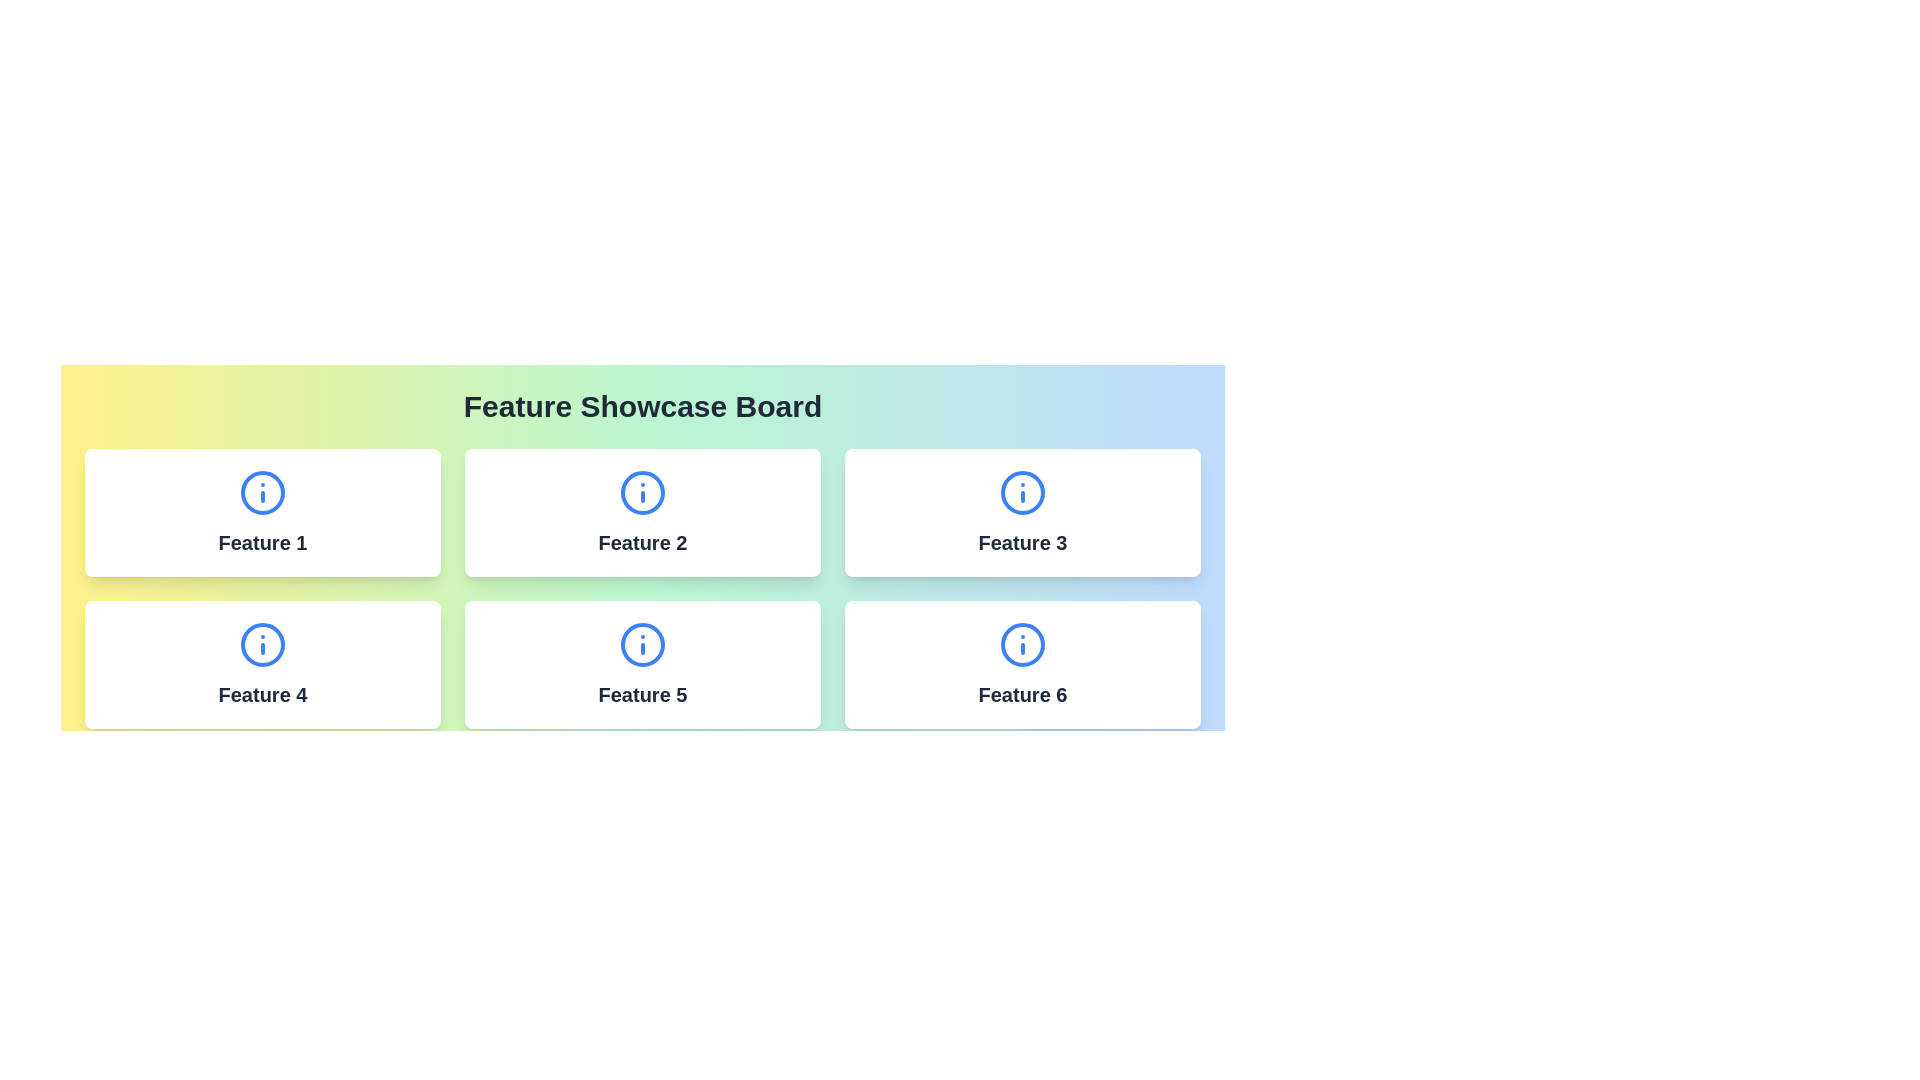 Image resolution: width=1920 pixels, height=1080 pixels. I want to click on the bold text label 'Feature 3' styled with a large font size and dark gray color, located in the upper-right section of the grid layout, so click(1022, 543).